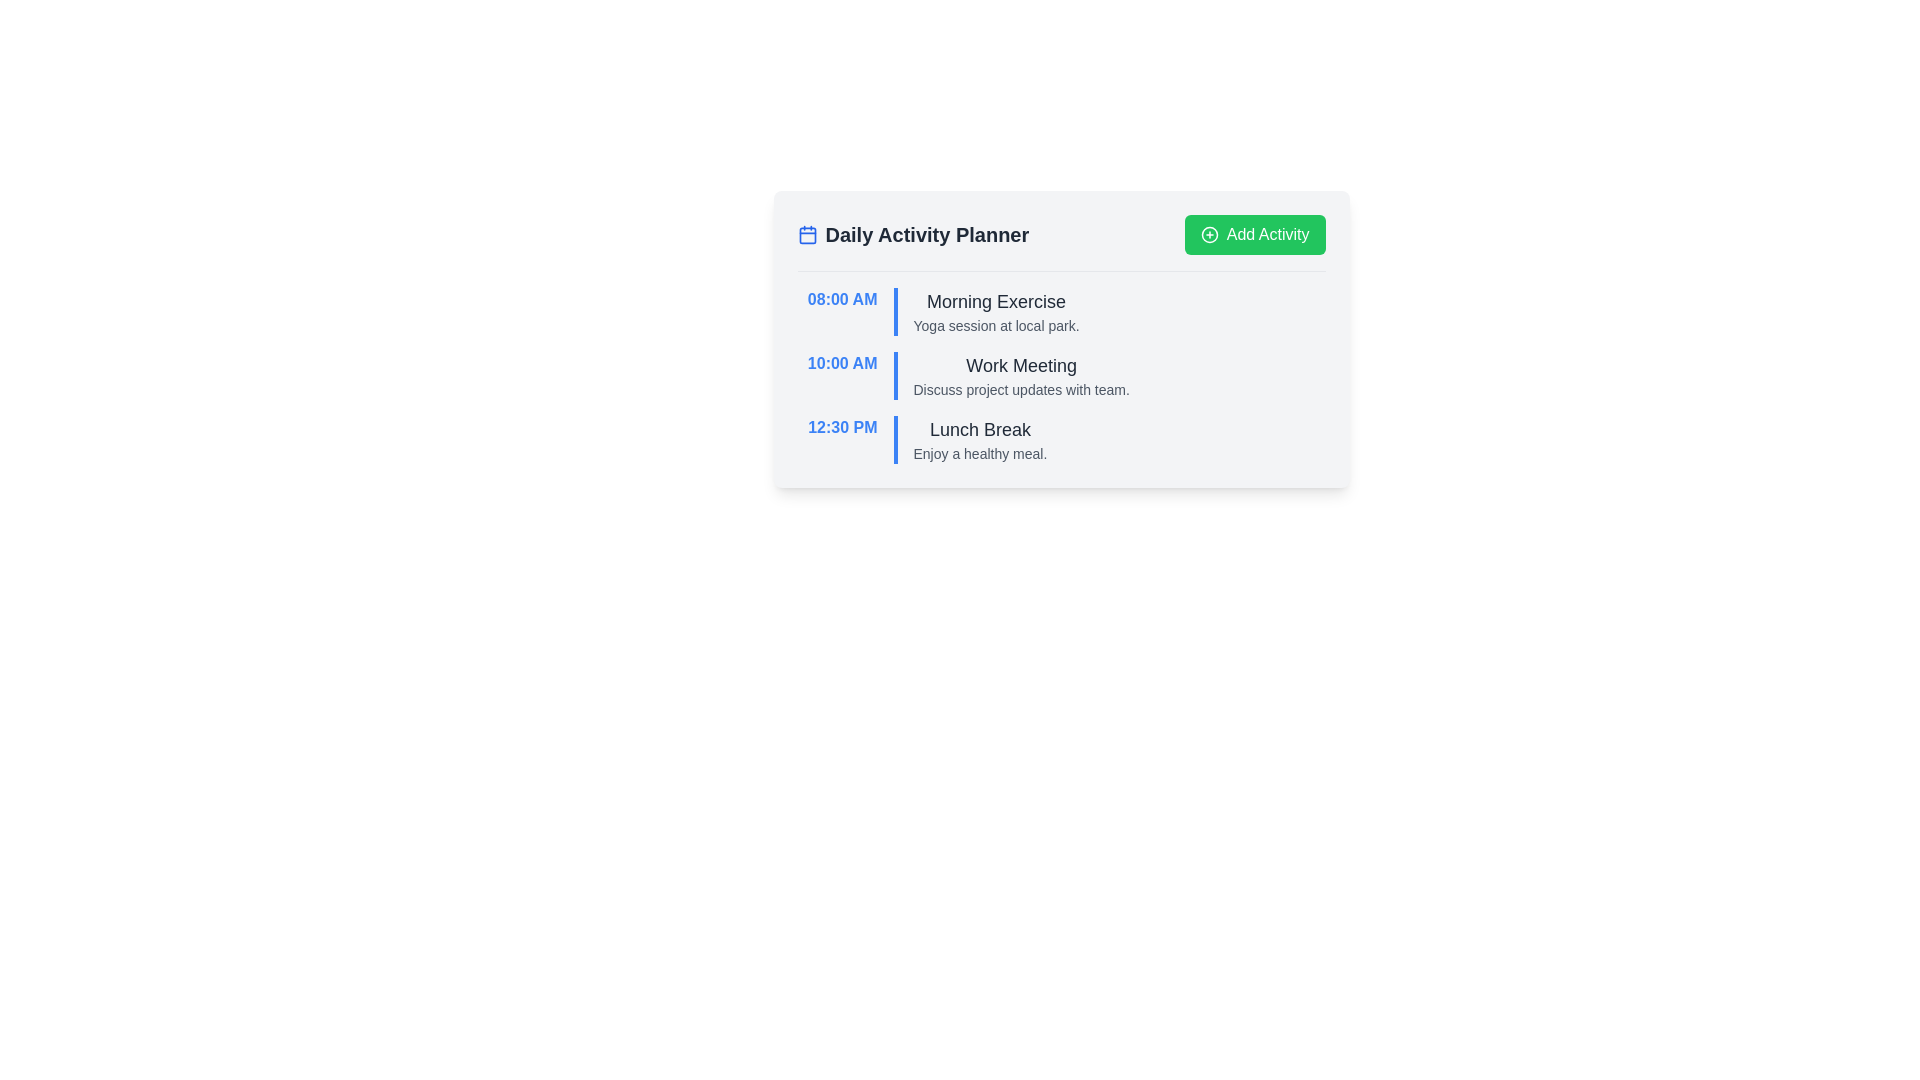  What do you see at coordinates (1060, 312) in the screenshot?
I see `textual information from the first List Item representing an Event Entry, which displays the scheduled event's time and description` at bounding box center [1060, 312].